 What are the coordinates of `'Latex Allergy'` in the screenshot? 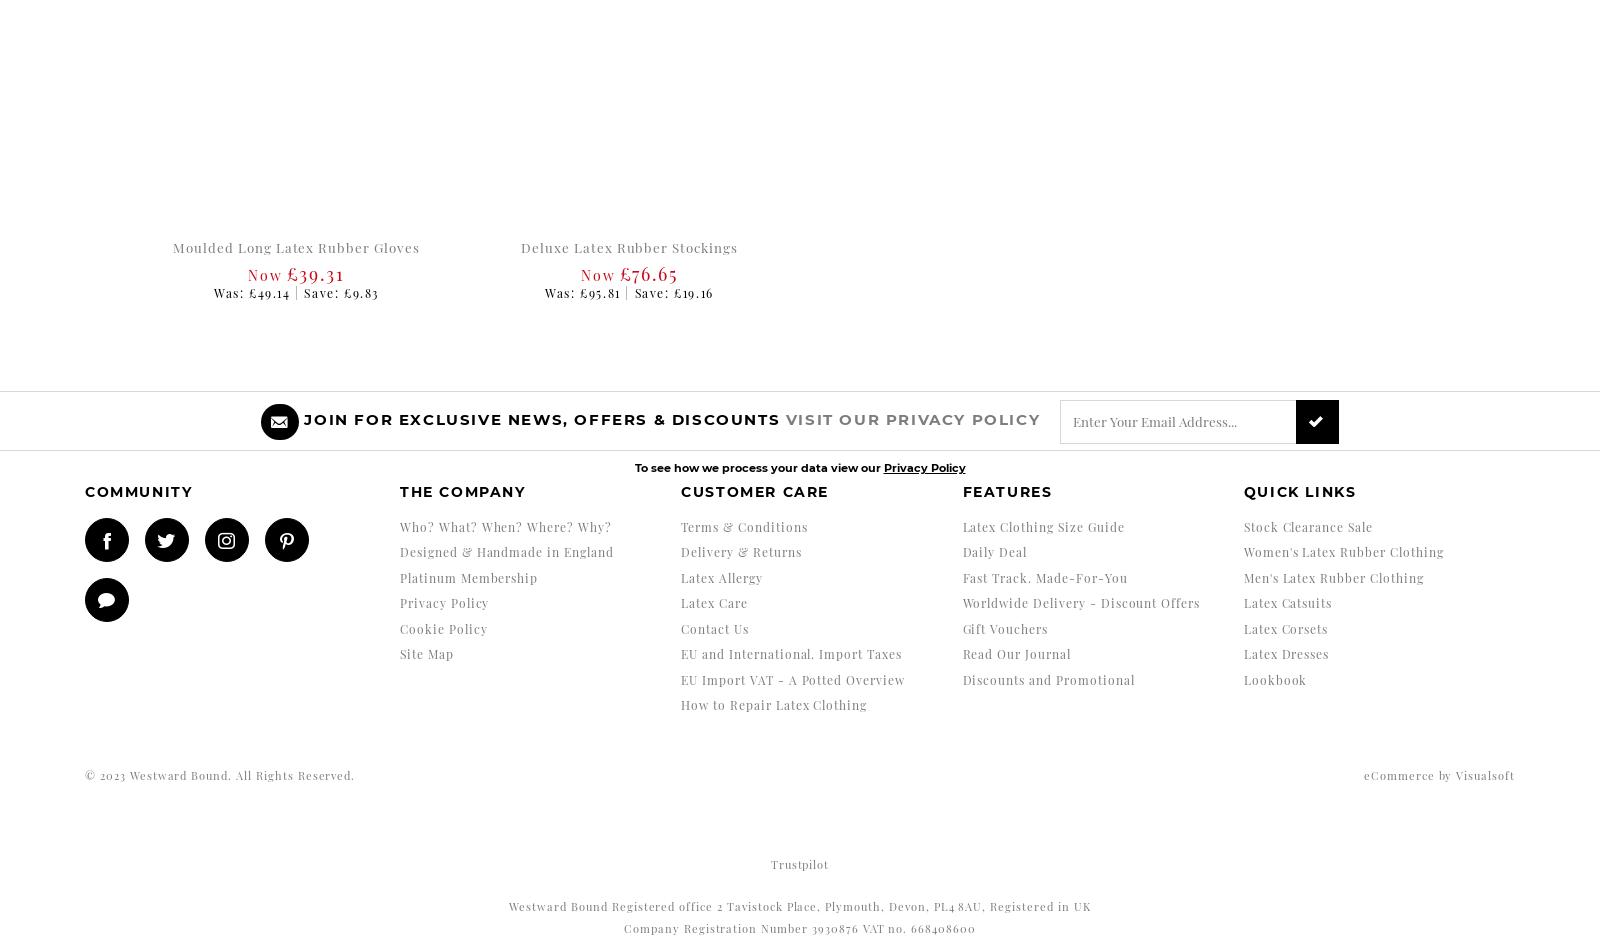 It's located at (680, 577).